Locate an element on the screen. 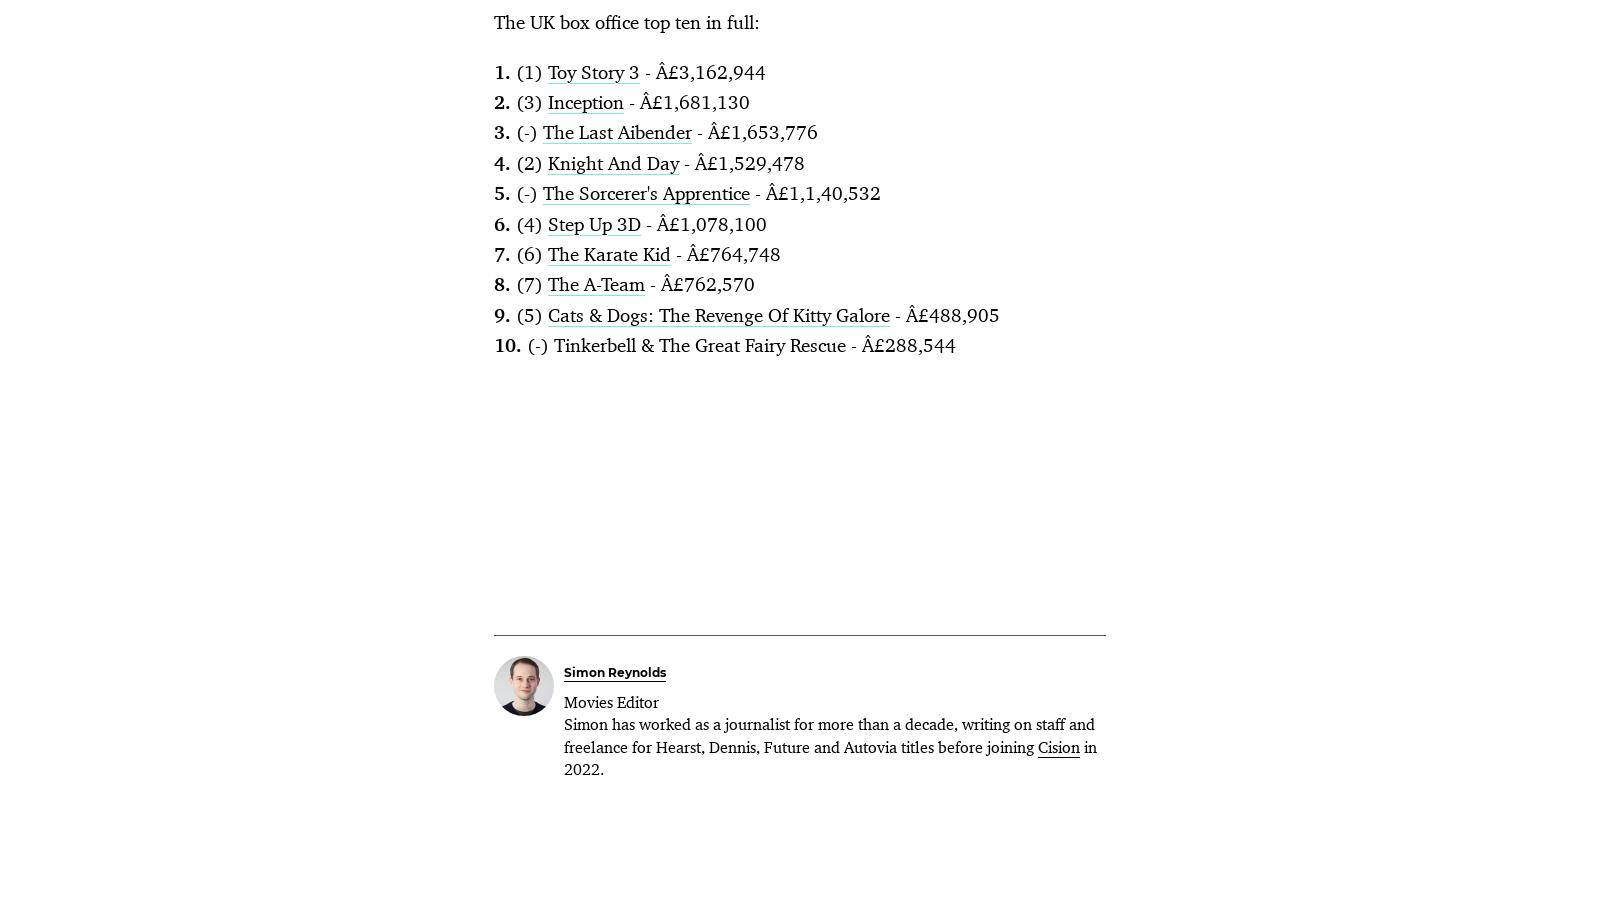 The width and height of the screenshot is (1600, 922). 'Doctor Who' is located at coordinates (557, 352).